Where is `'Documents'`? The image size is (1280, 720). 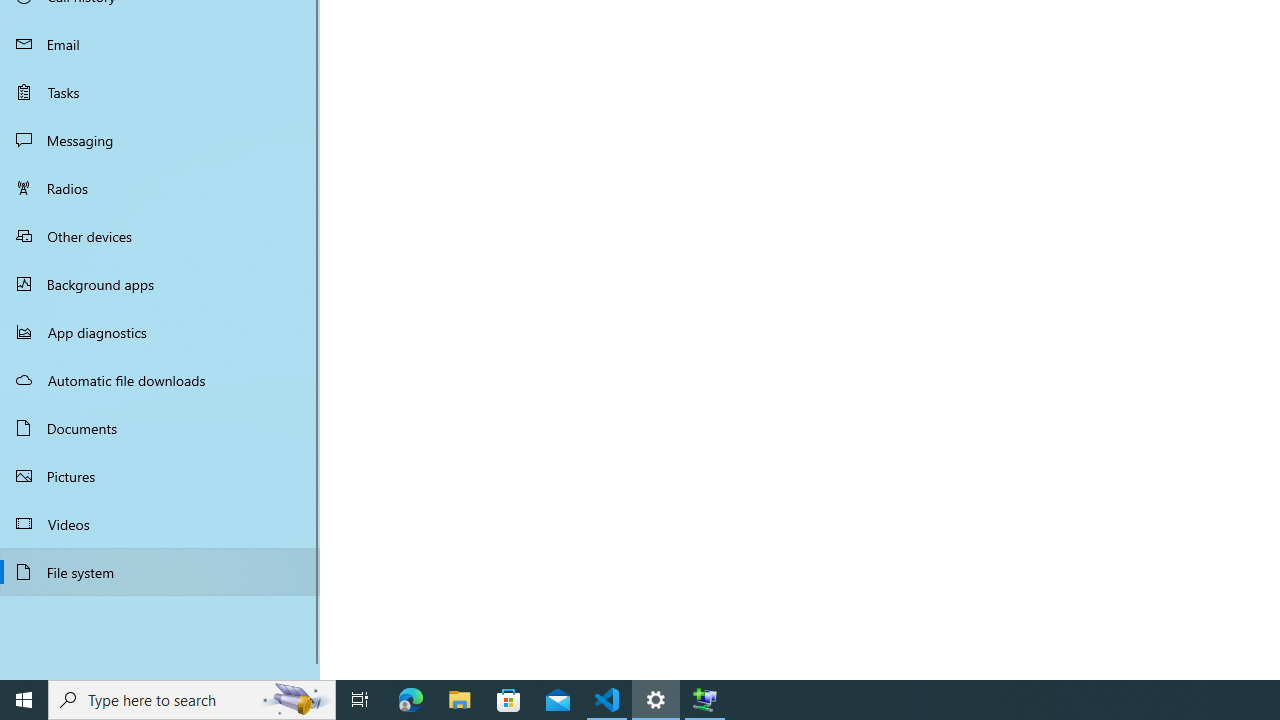 'Documents' is located at coordinates (160, 427).